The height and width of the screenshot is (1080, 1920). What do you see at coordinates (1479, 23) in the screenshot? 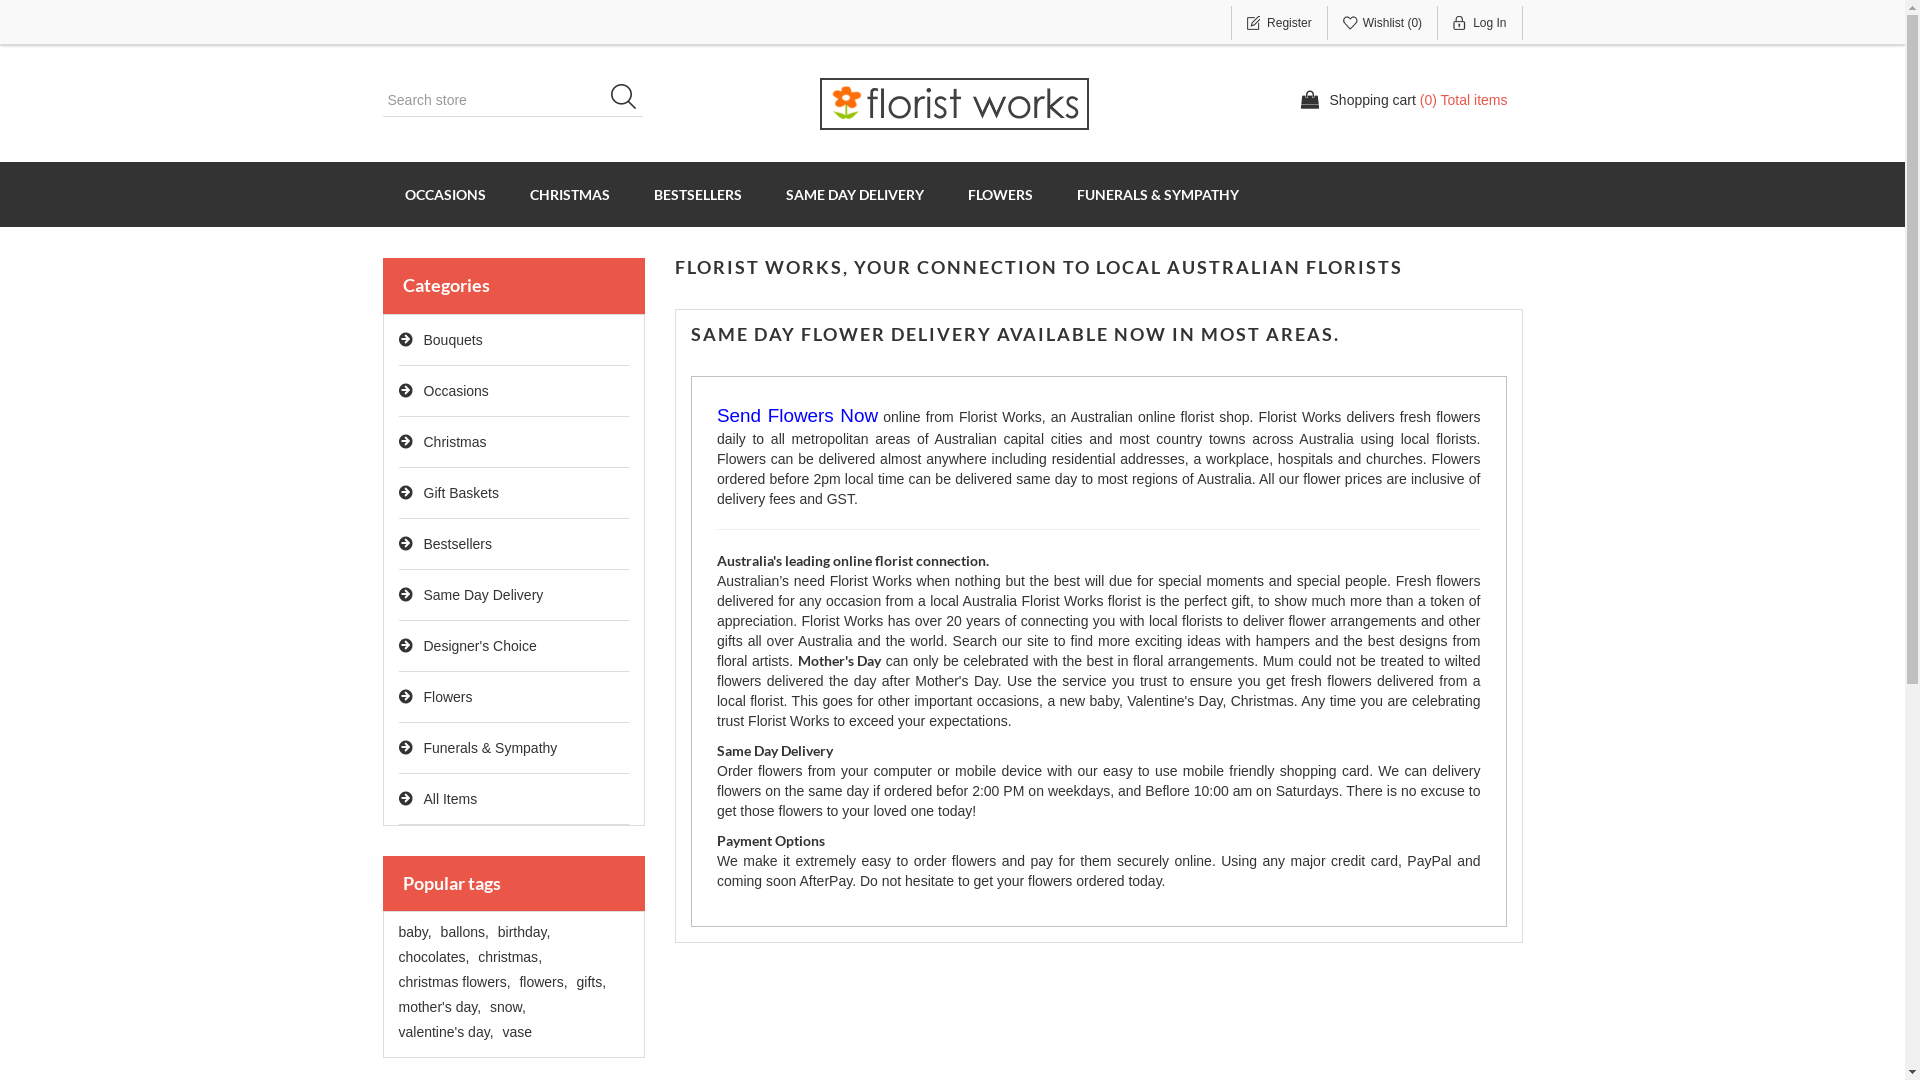
I see `'Log In'` at bounding box center [1479, 23].